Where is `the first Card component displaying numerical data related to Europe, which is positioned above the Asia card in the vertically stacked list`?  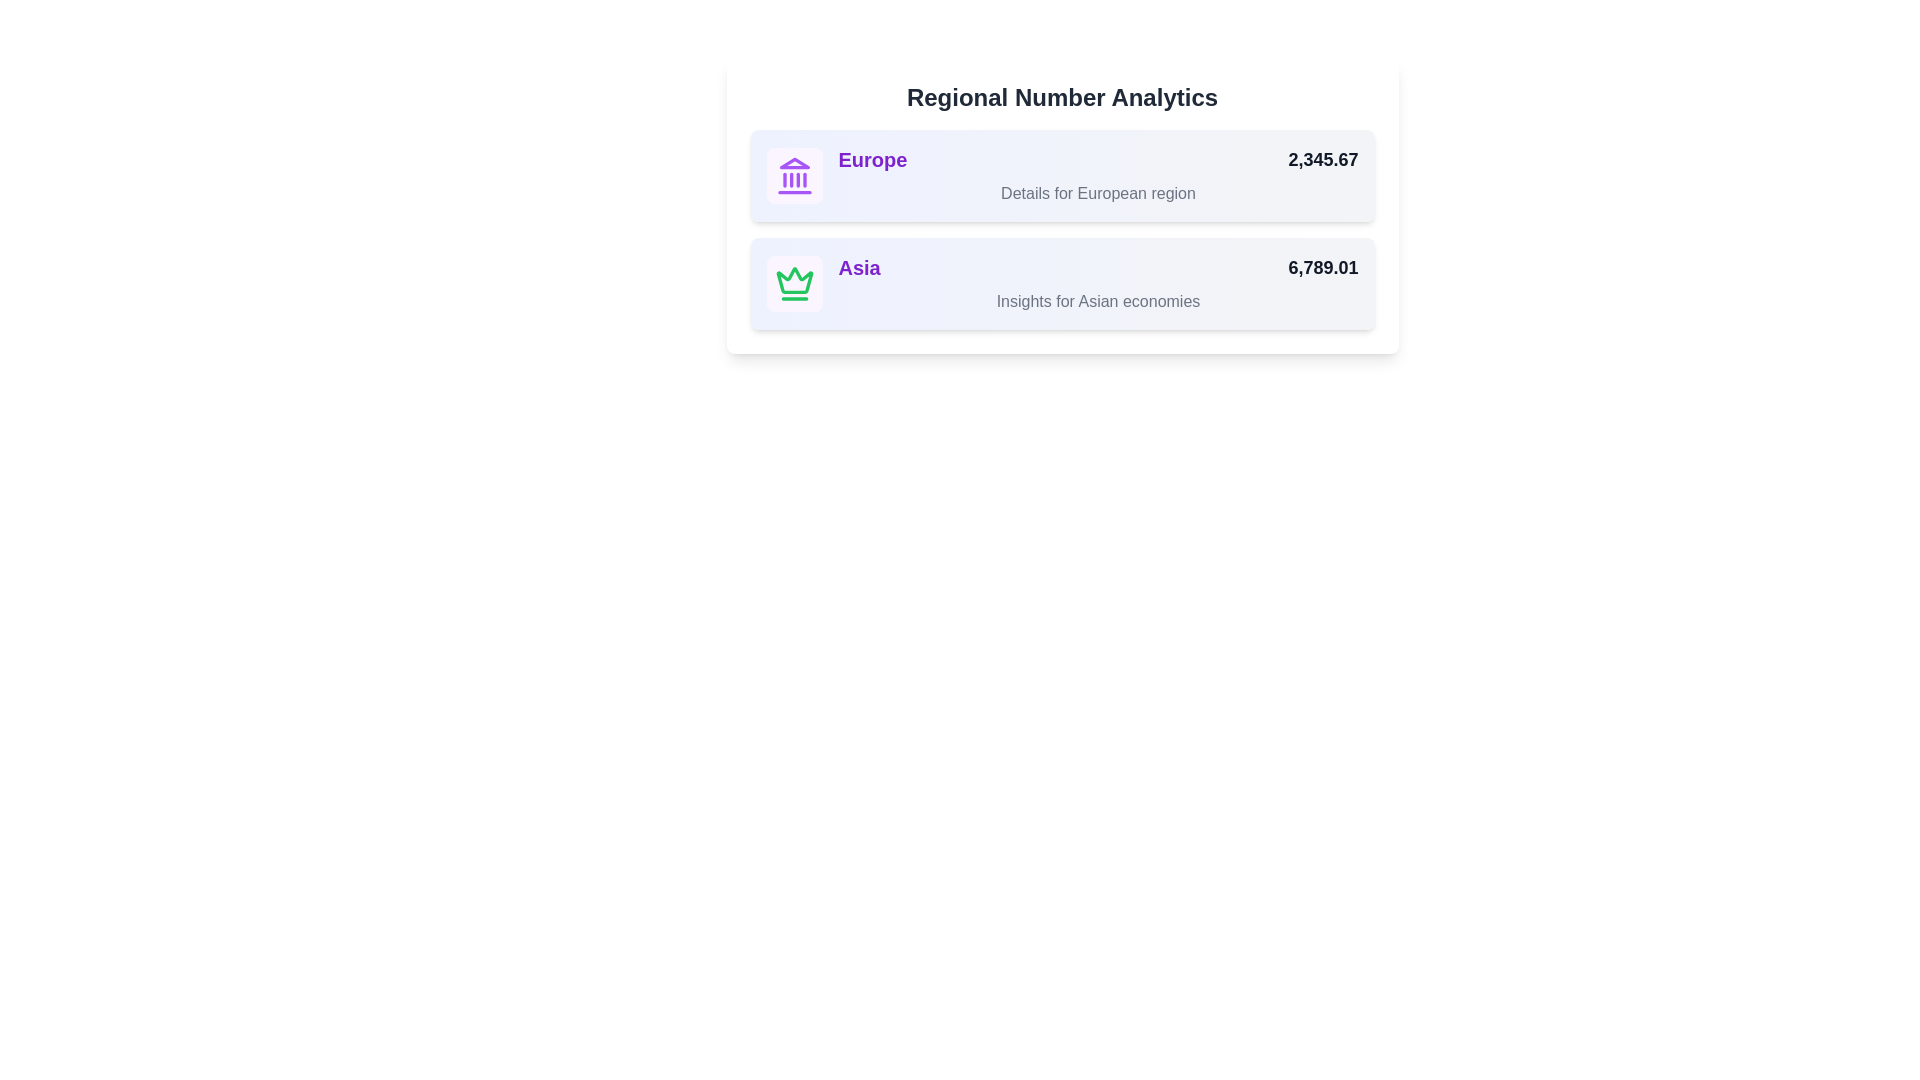 the first Card component displaying numerical data related to Europe, which is positioned above the Asia card in the vertically stacked list is located at coordinates (1061, 205).